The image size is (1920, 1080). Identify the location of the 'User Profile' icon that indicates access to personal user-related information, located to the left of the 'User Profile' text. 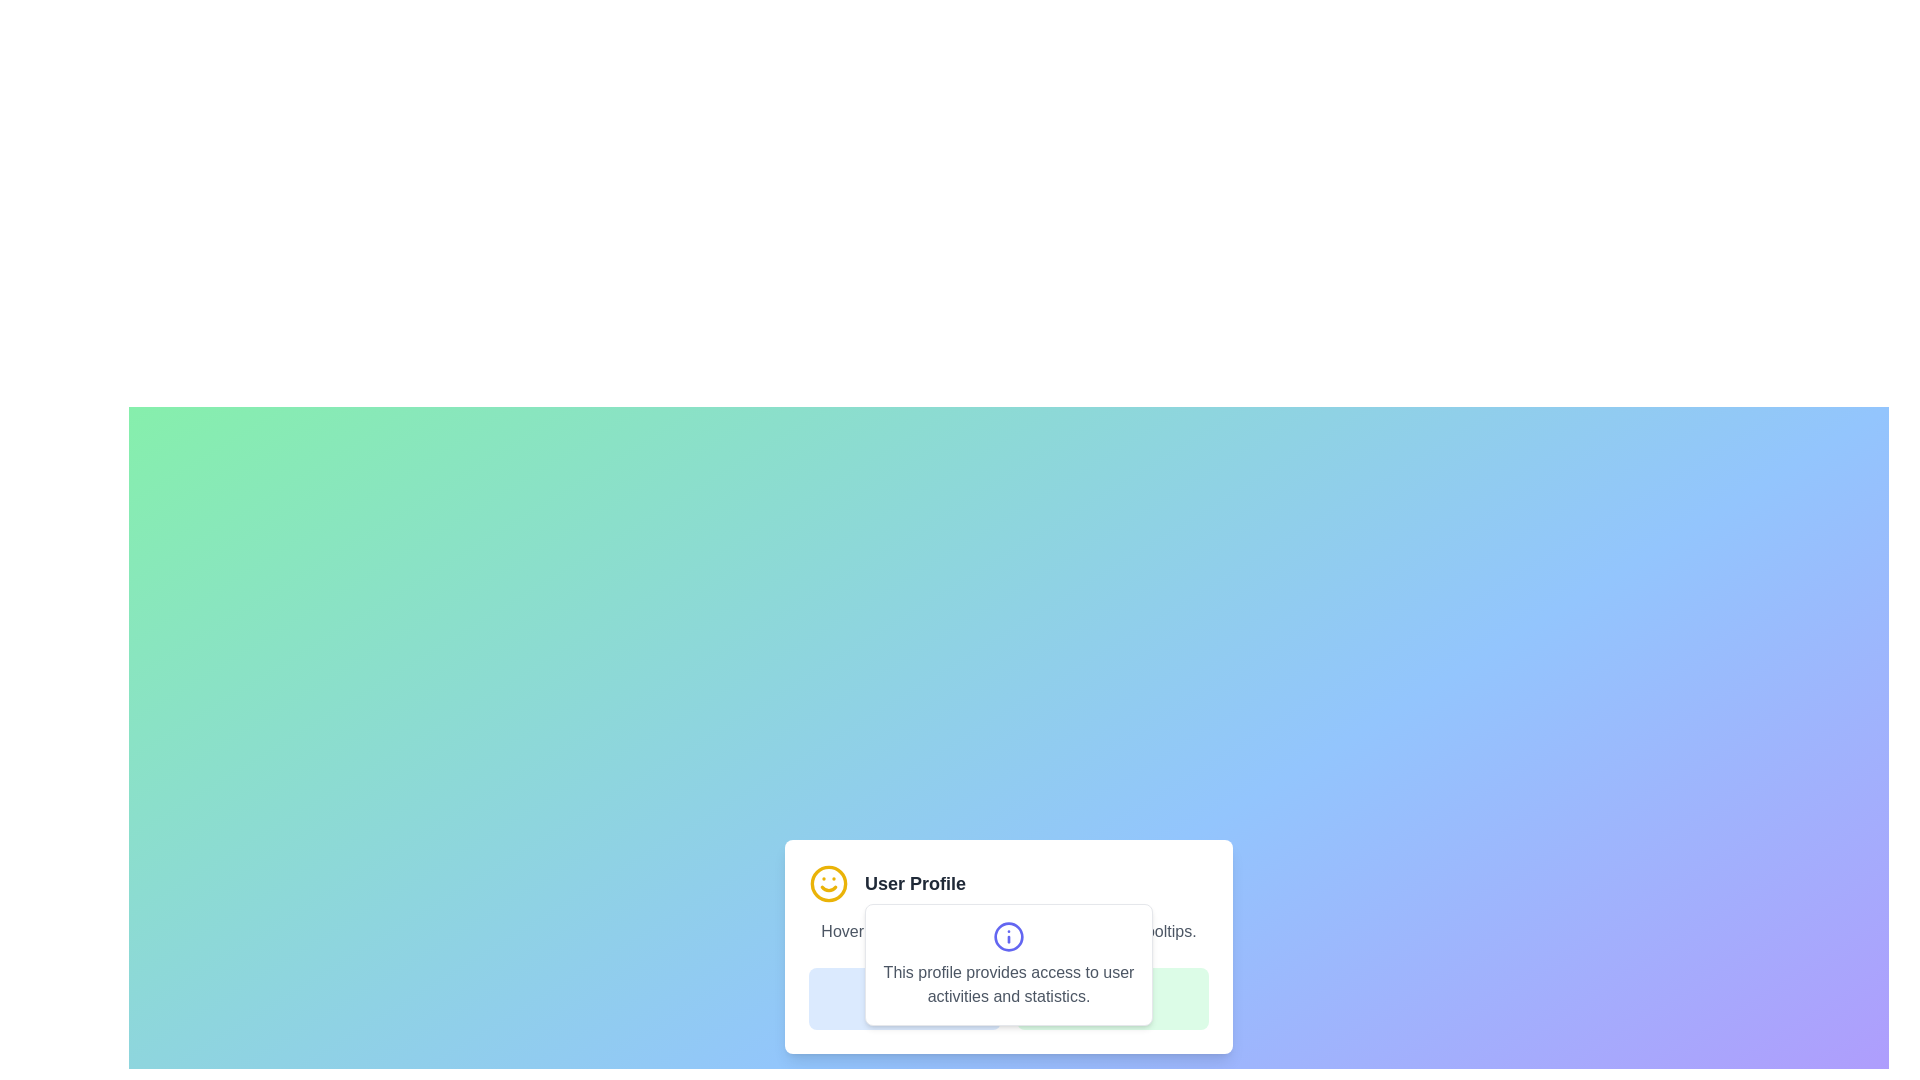
(829, 882).